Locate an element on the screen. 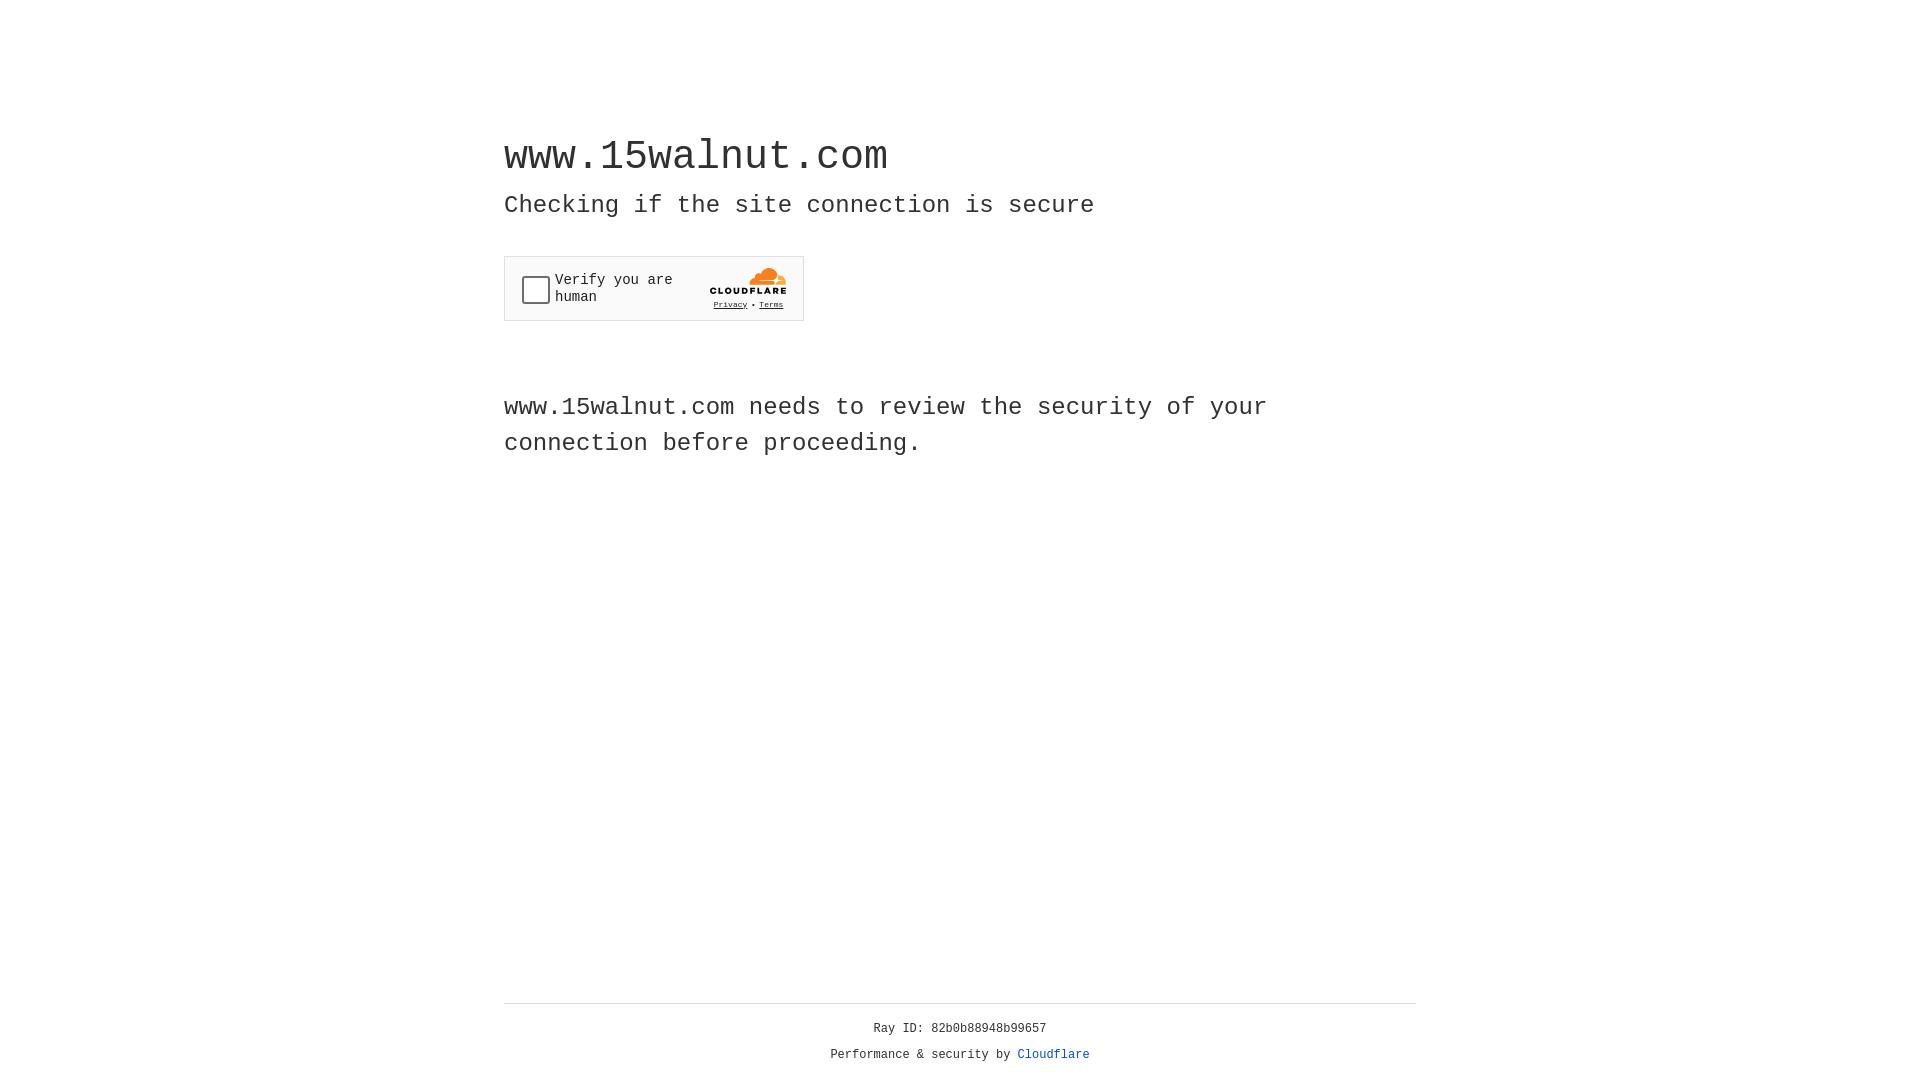 Image resolution: width=1920 pixels, height=1080 pixels. 'Widget containing a Cloudflare security challenge' is located at coordinates (653, 288).